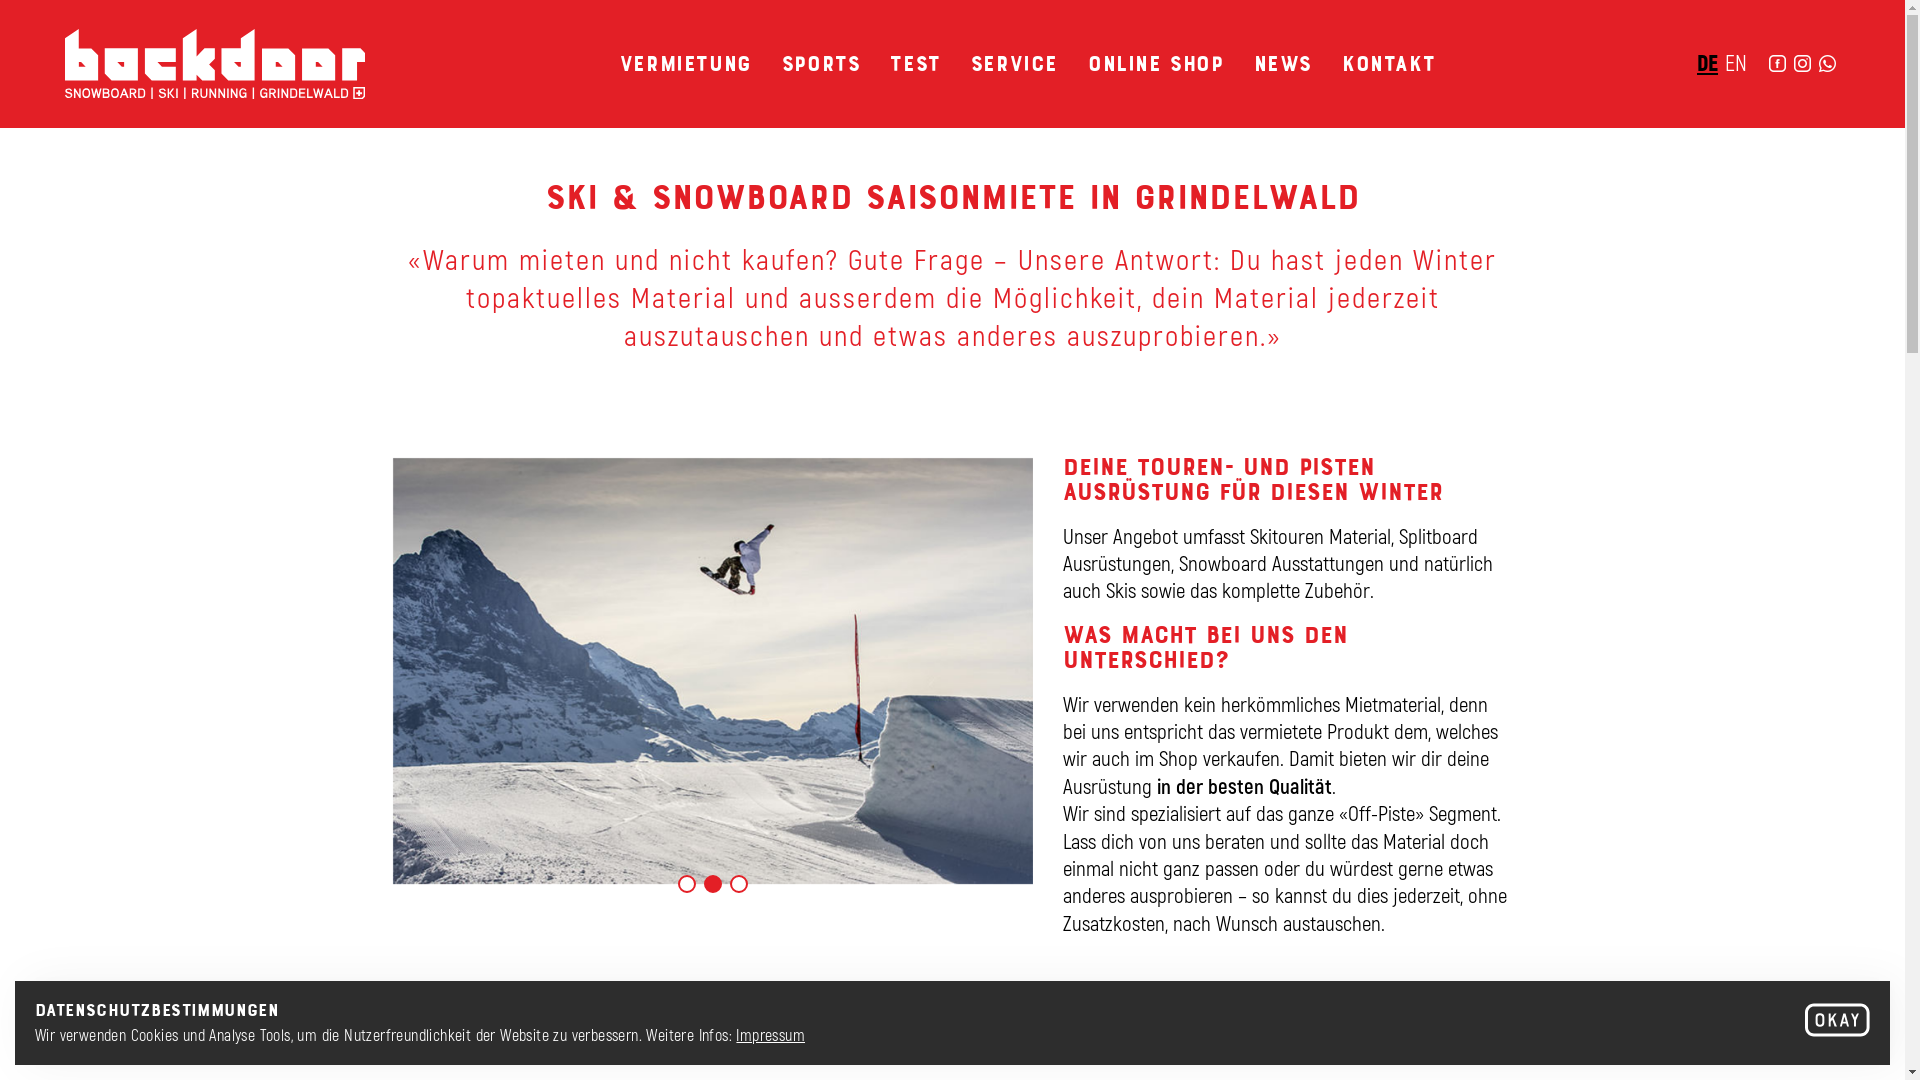 Image resolution: width=1920 pixels, height=1080 pixels. I want to click on 'Sports', so click(821, 60).